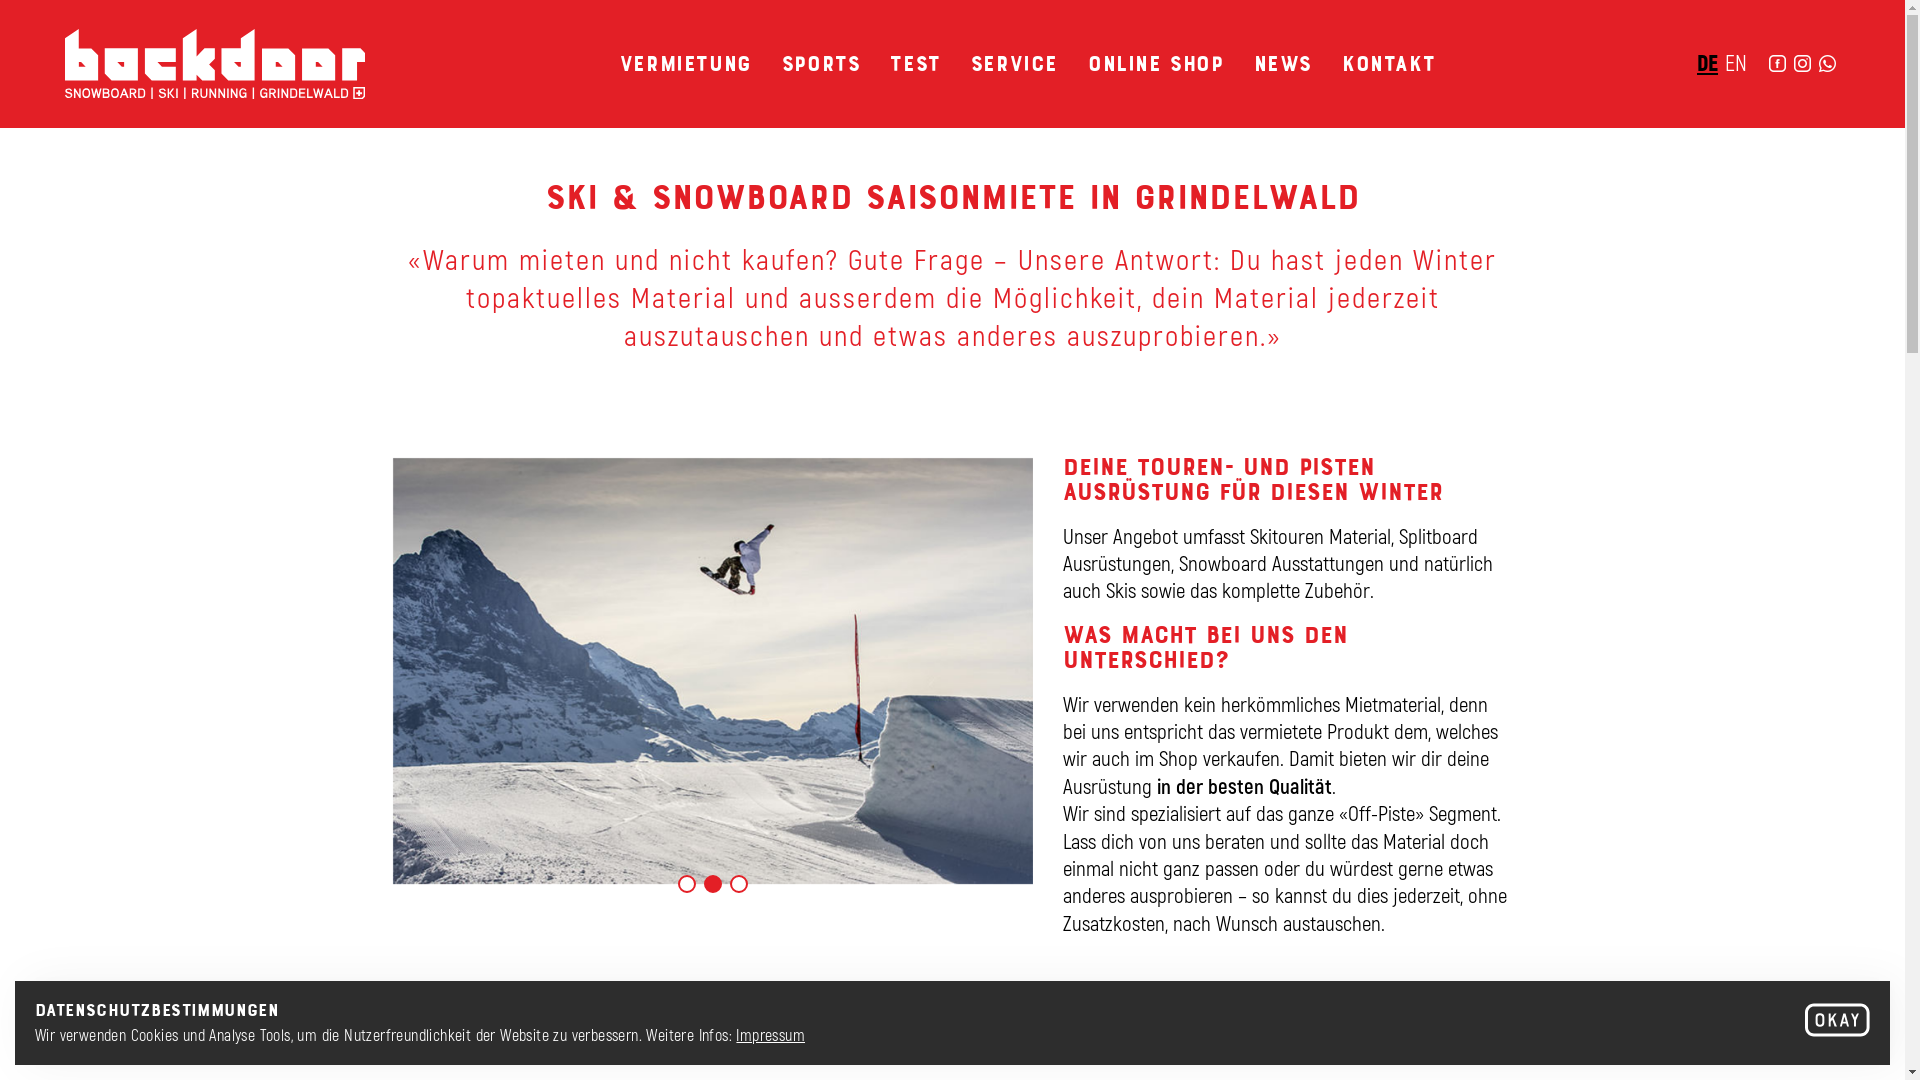 Image resolution: width=1920 pixels, height=1080 pixels. I want to click on 'Sports', so click(821, 60).